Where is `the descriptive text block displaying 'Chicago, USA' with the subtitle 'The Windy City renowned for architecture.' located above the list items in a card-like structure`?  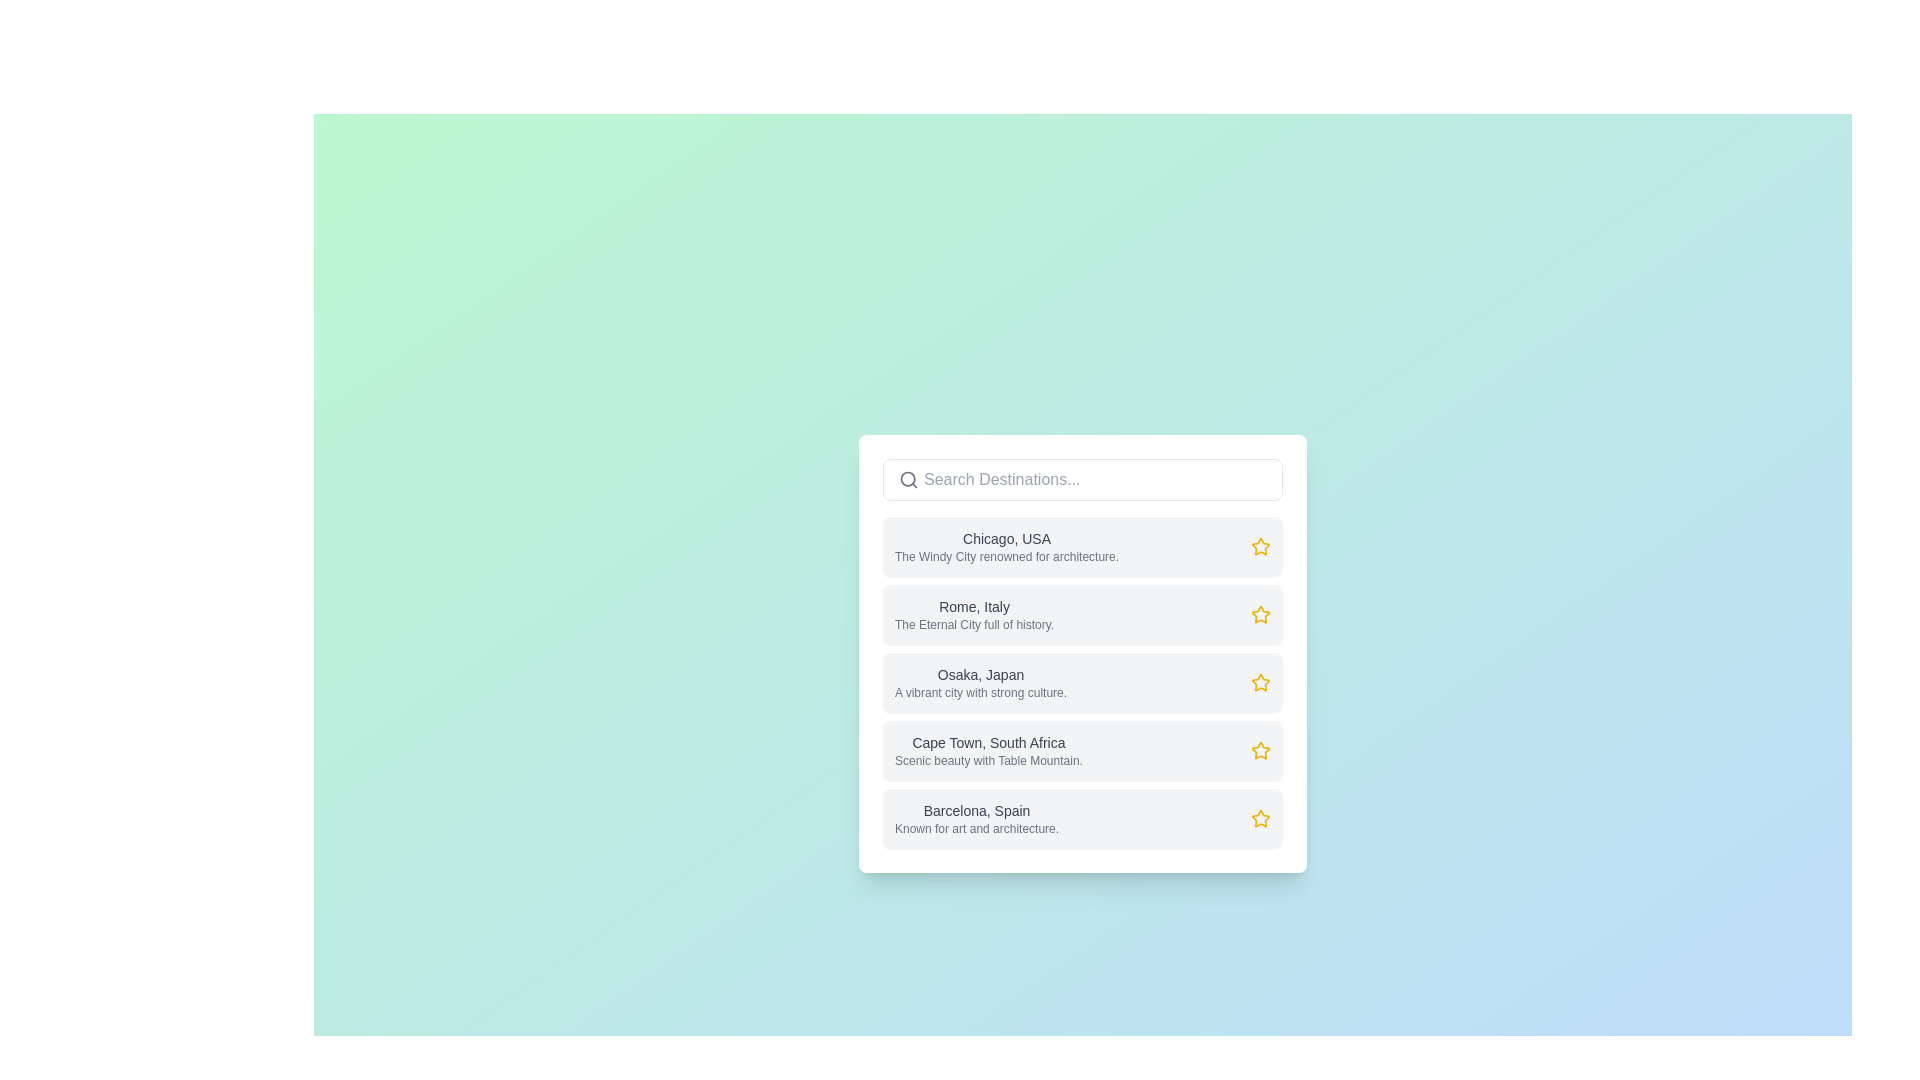
the descriptive text block displaying 'Chicago, USA' with the subtitle 'The Windy City renowned for architecture.' located above the list items in a card-like structure is located at coordinates (1007, 547).